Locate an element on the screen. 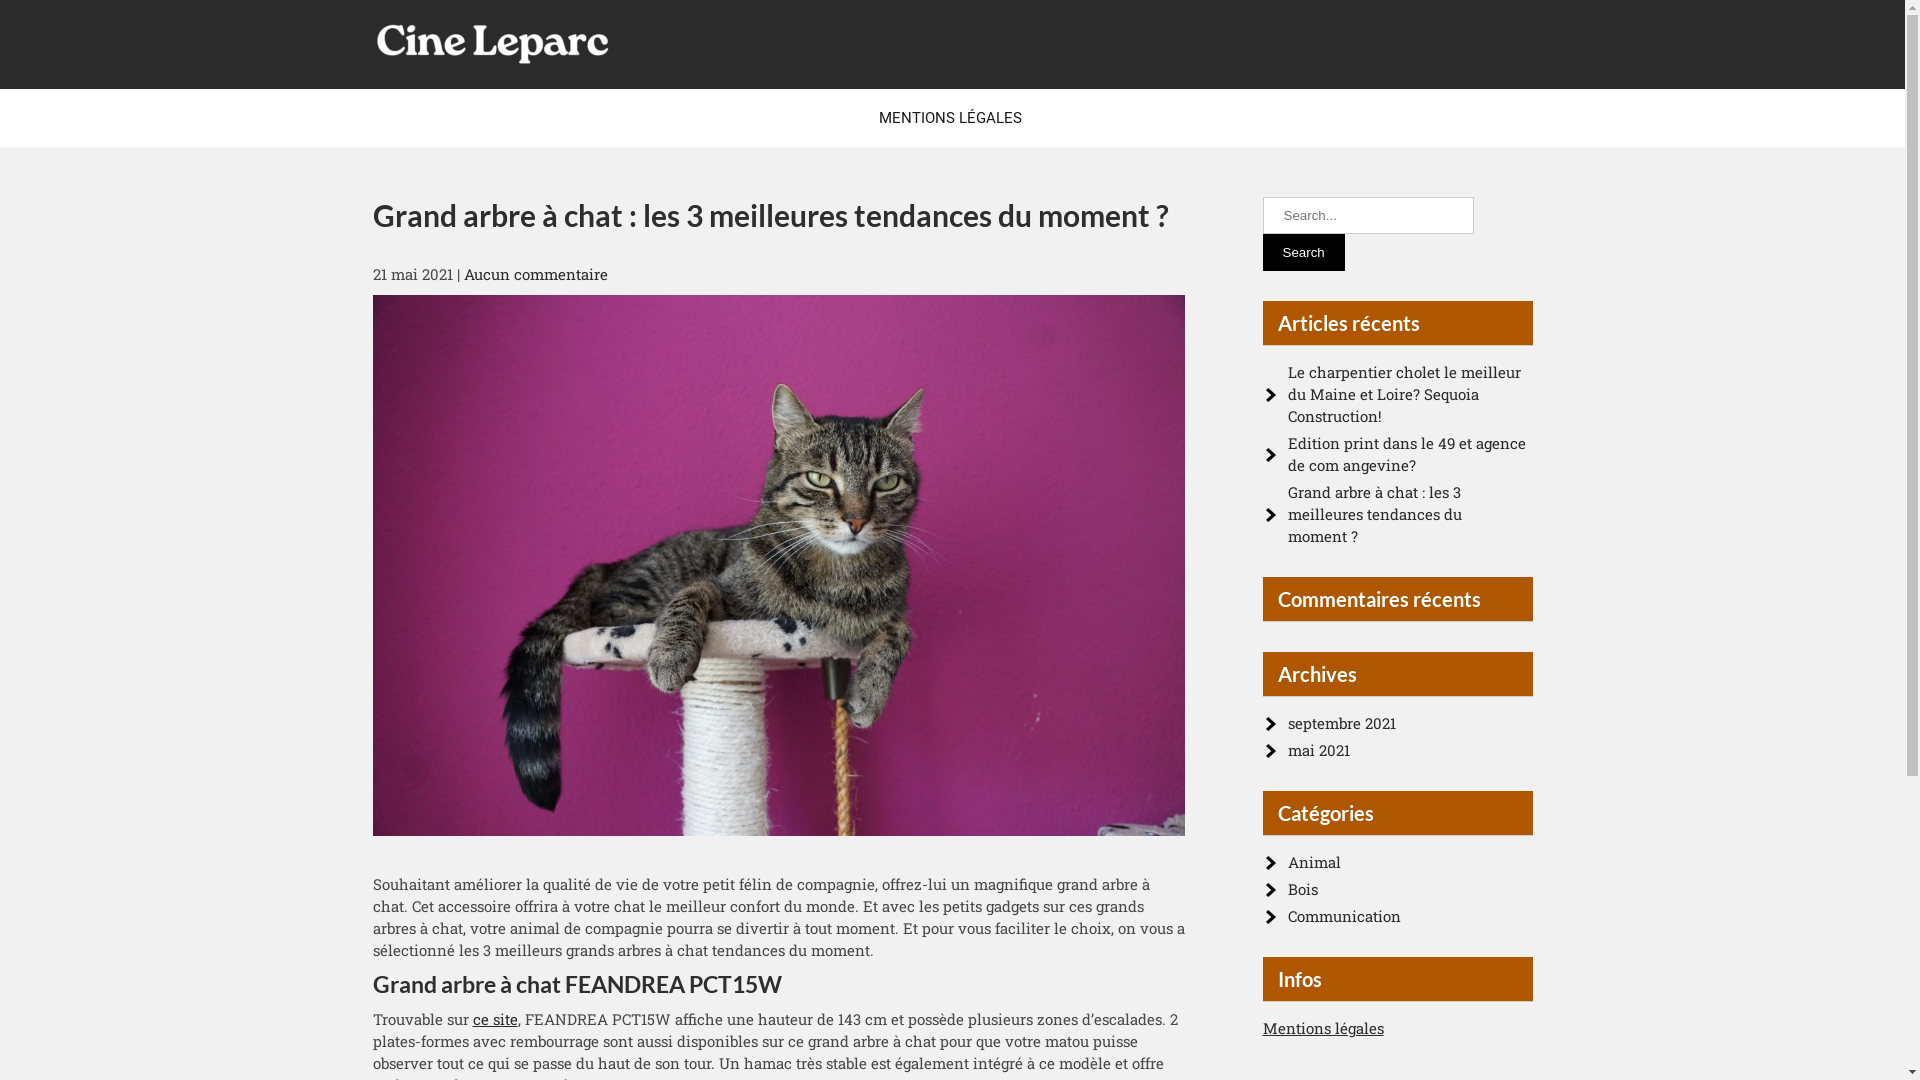 The width and height of the screenshot is (1920, 1080). 'septembre 2021' is located at coordinates (1342, 722).